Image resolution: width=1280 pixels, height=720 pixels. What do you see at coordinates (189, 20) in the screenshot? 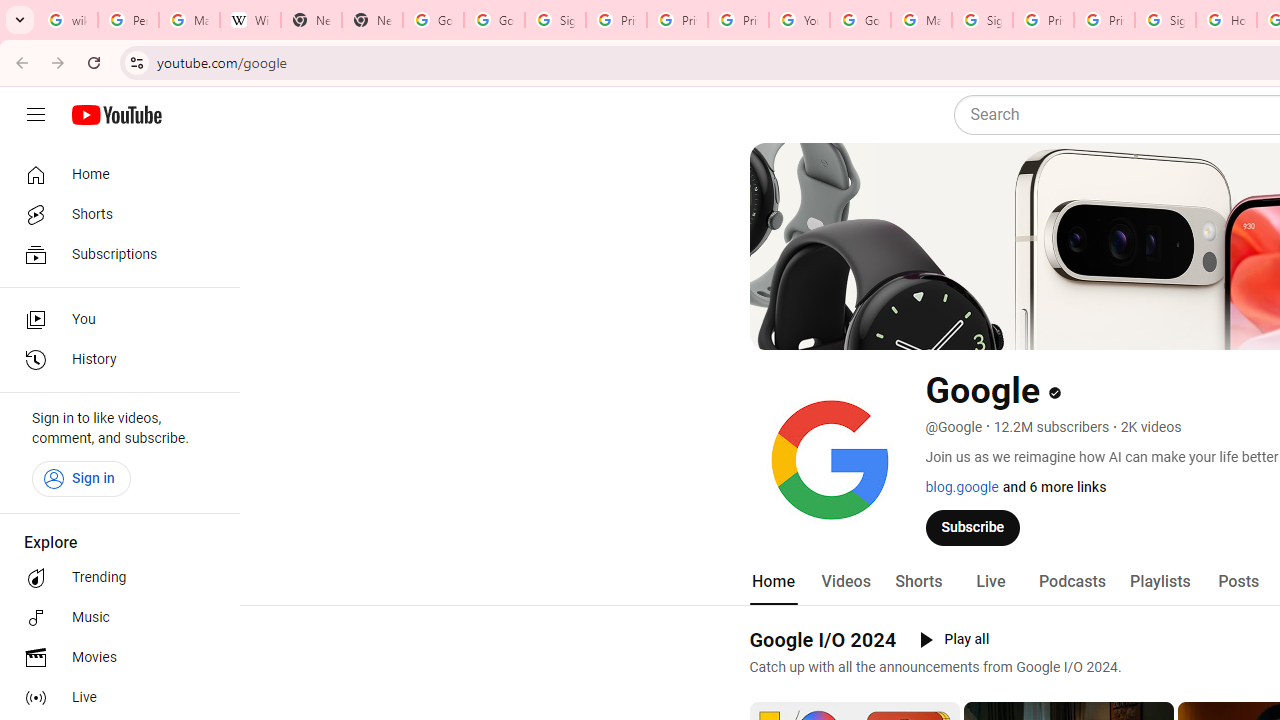
I see `'Manage your Location History - Google Search Help'` at bounding box center [189, 20].